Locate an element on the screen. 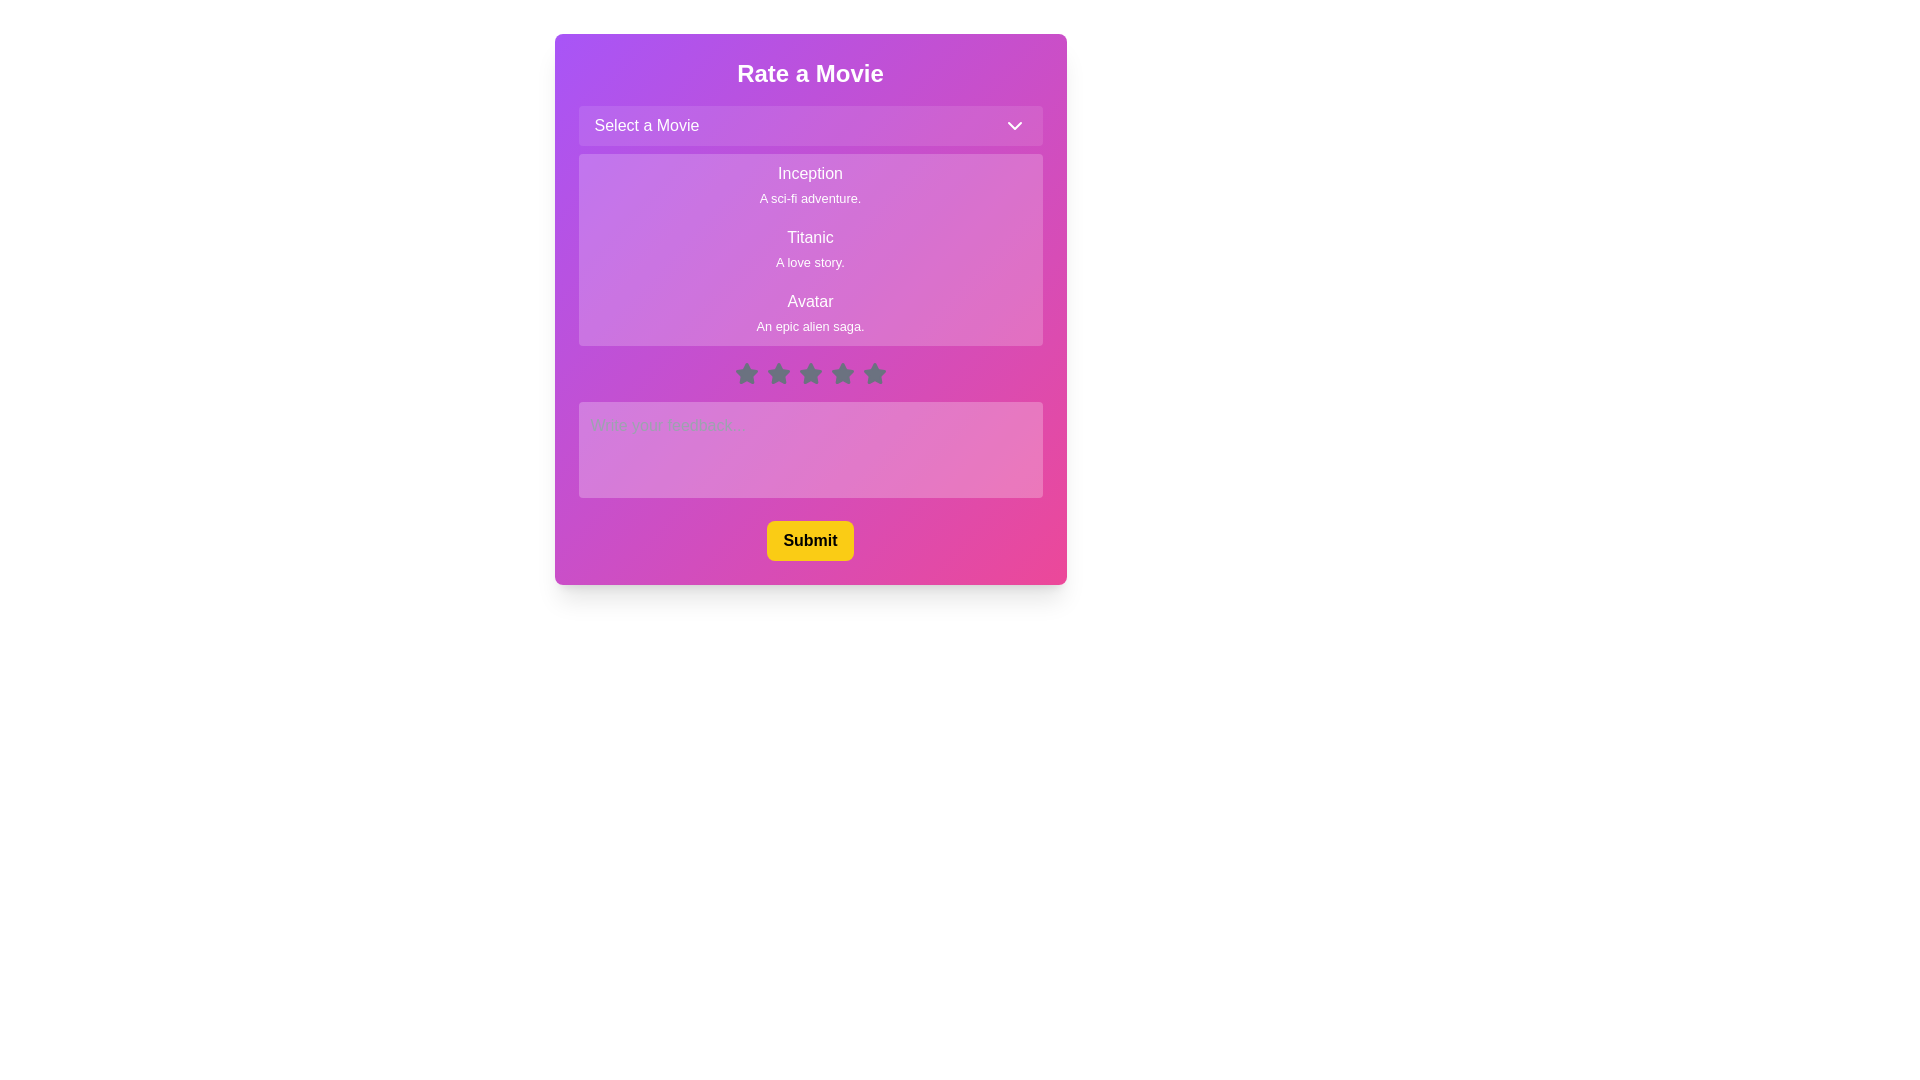 The width and height of the screenshot is (1920, 1080). the third selectable movie option 'Avatar' in the list under 'Select a Movie' is located at coordinates (810, 313).